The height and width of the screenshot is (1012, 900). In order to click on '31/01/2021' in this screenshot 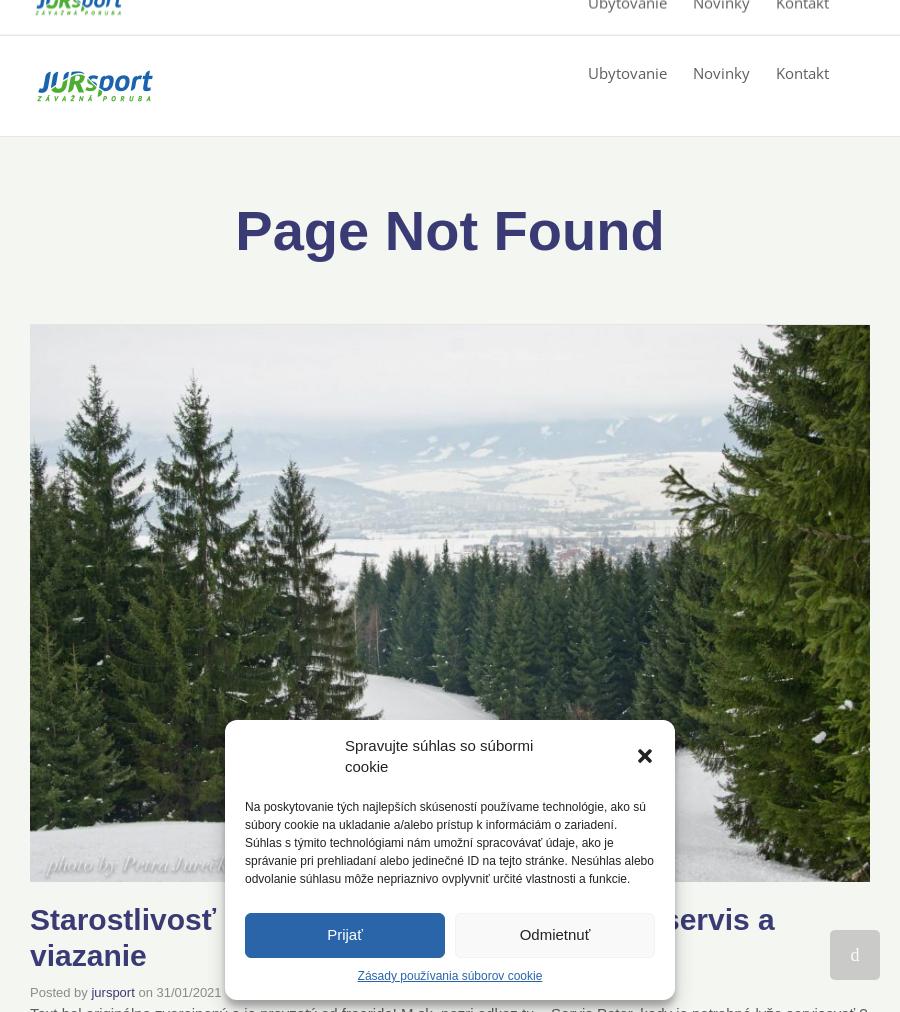, I will do `click(155, 991)`.